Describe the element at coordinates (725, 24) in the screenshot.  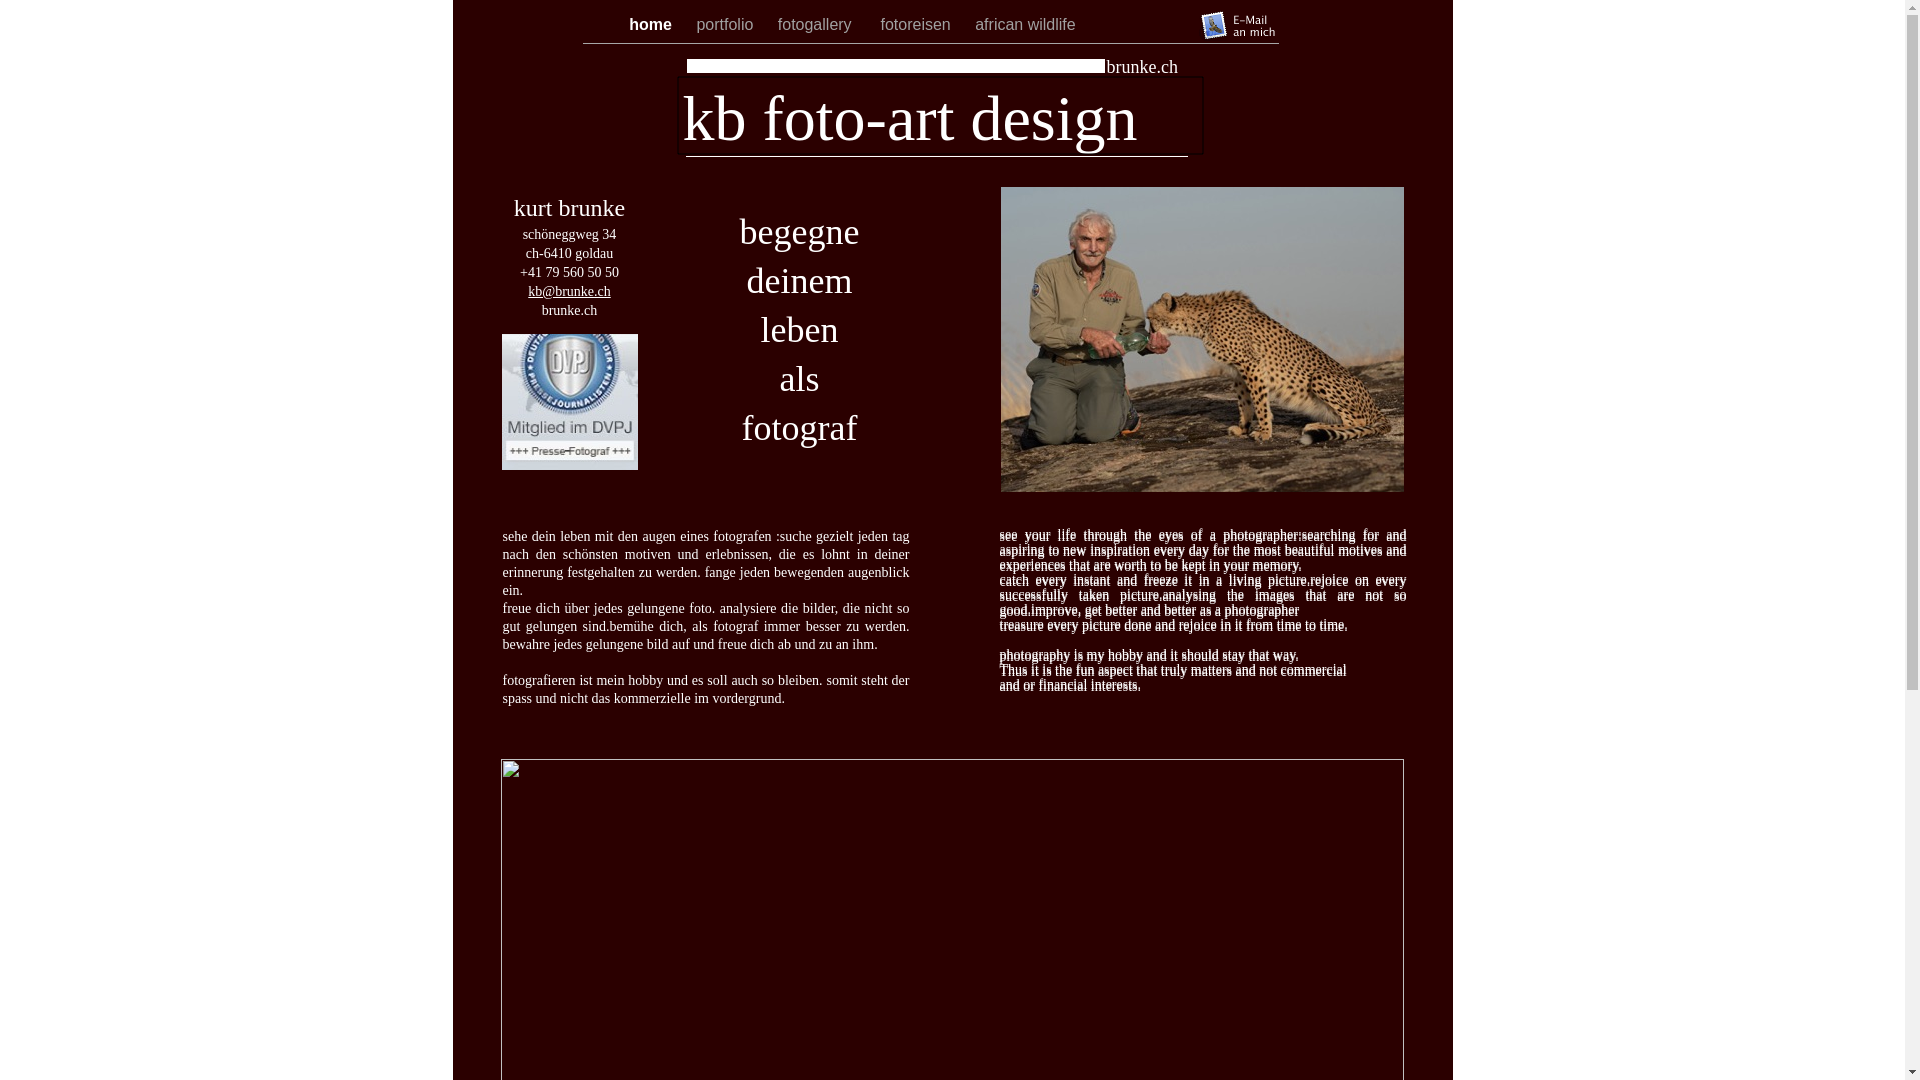
I see `'portfolio'` at that location.